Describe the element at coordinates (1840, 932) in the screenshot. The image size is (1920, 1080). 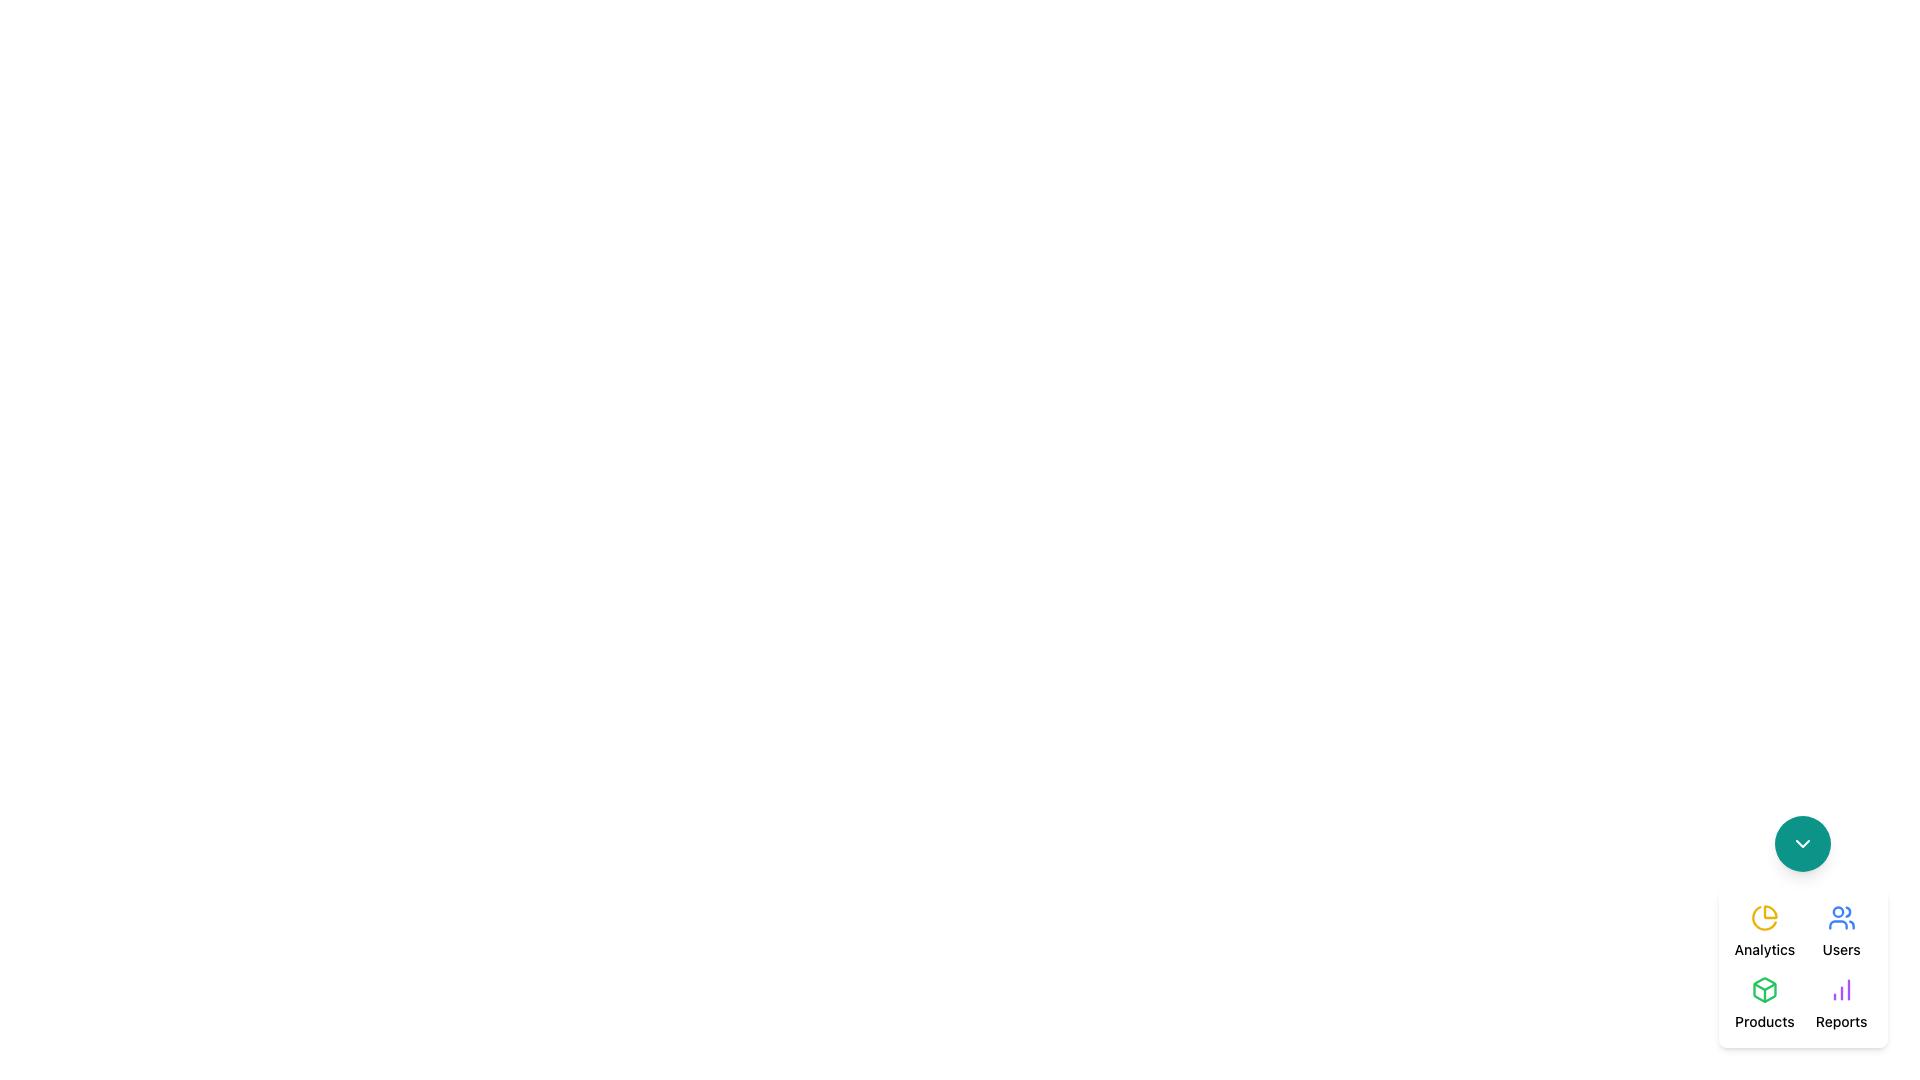
I see `the 'Users' button, which features an icon of users with a blue outline and a black label` at that location.